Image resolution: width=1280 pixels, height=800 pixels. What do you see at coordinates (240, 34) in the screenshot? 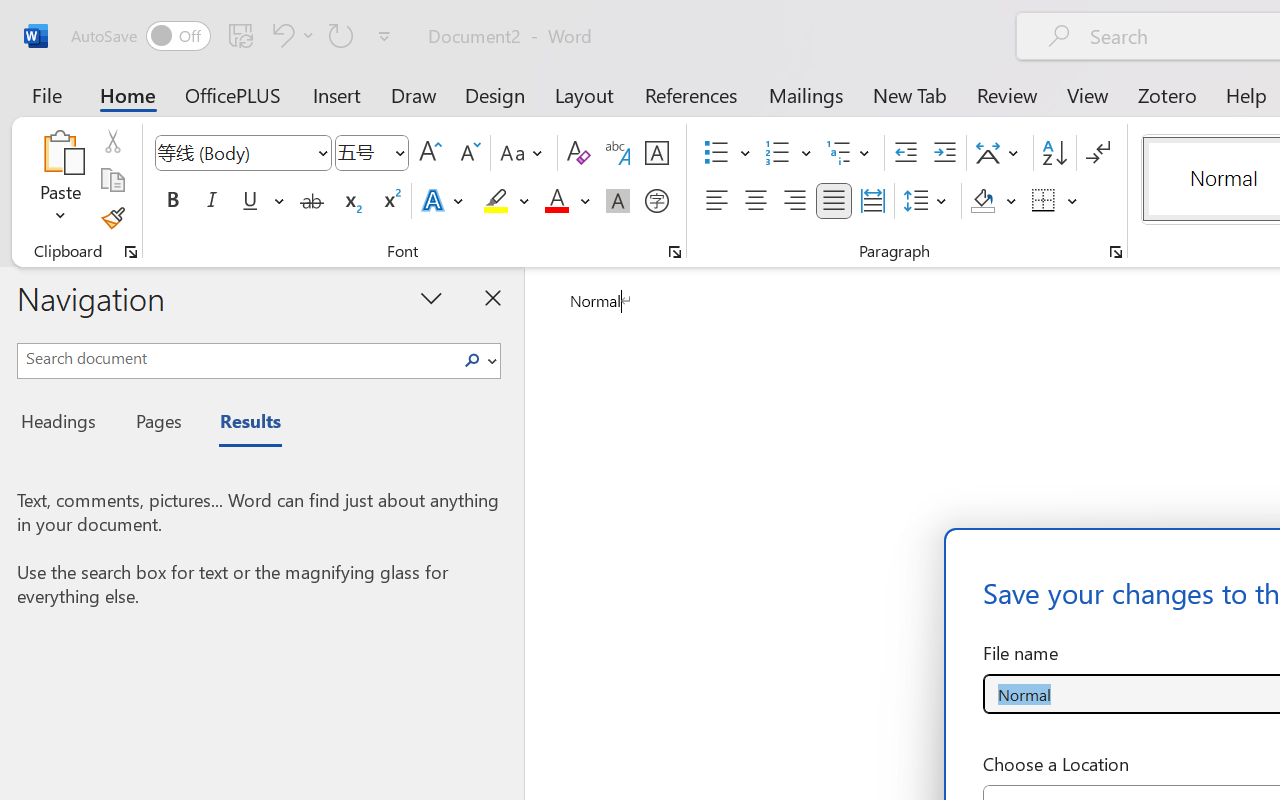
I see `'Save'` at bounding box center [240, 34].